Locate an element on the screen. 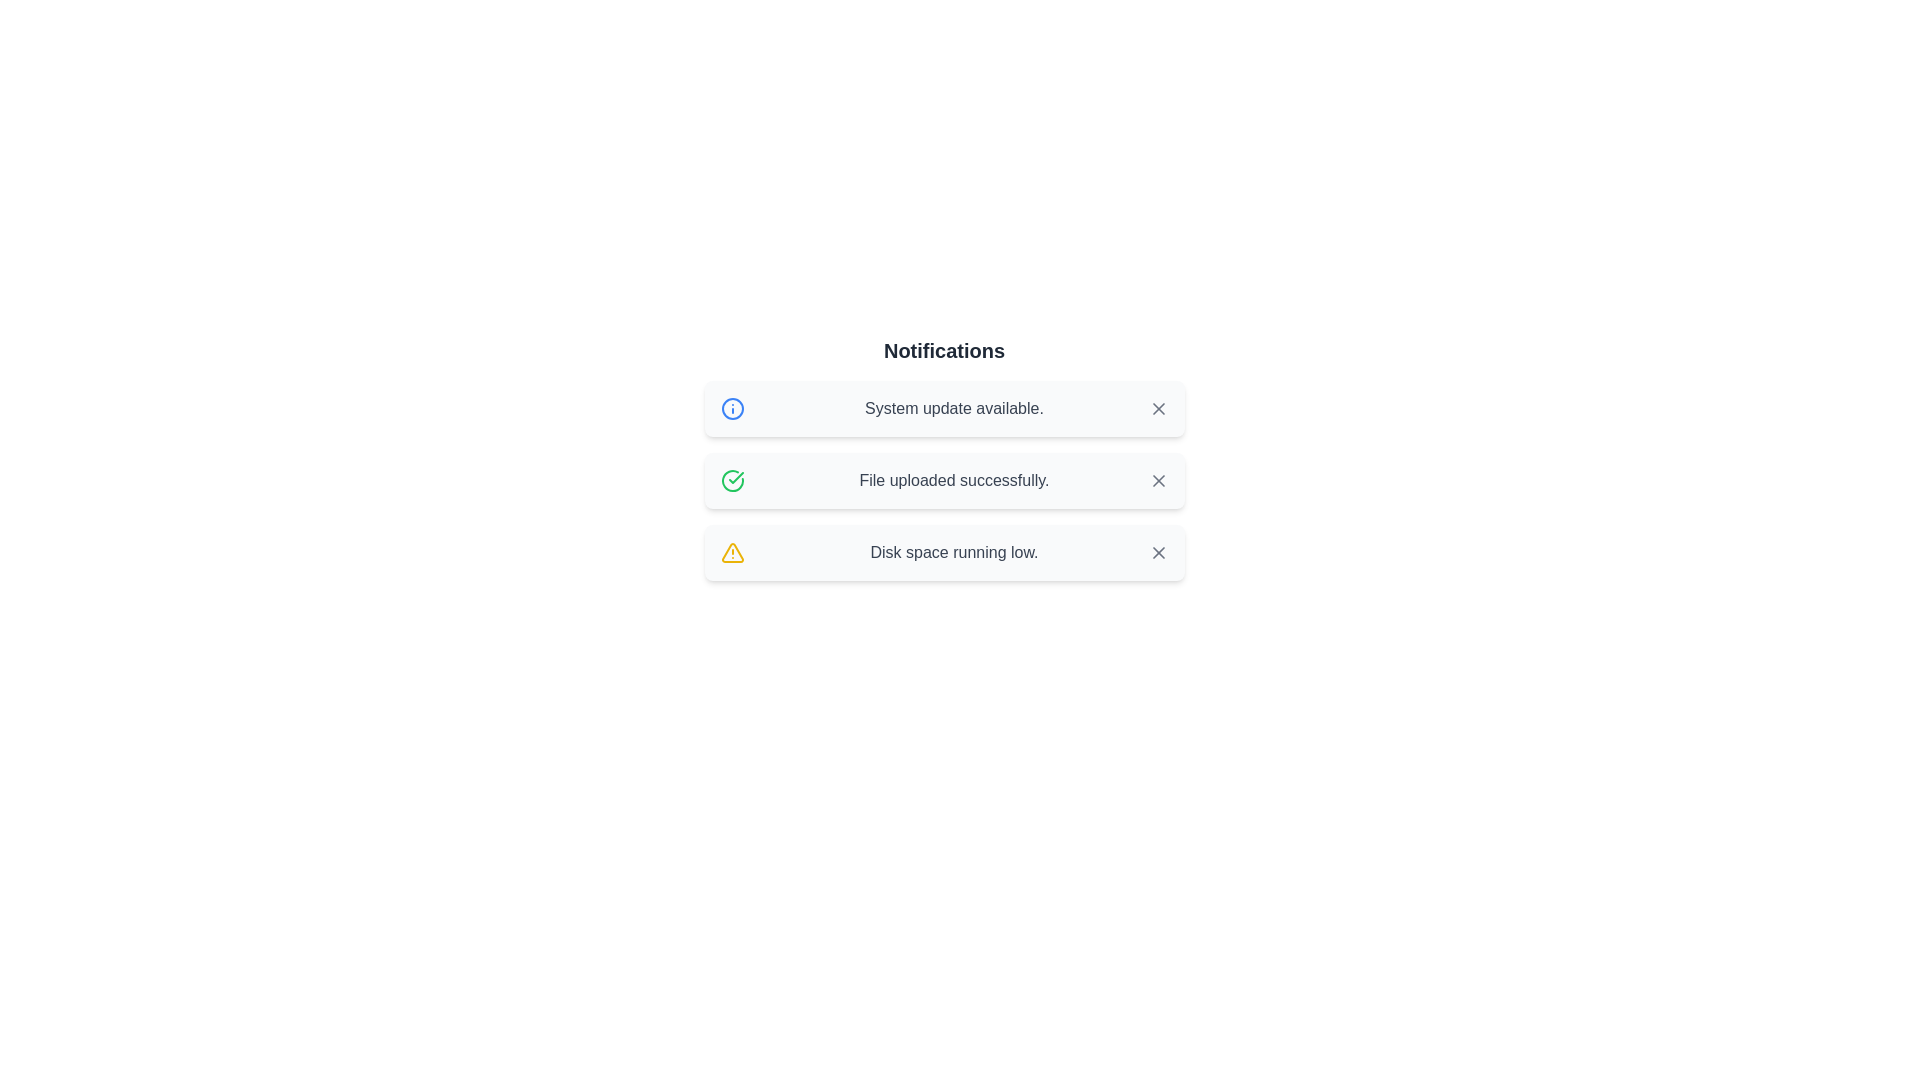  the topmost notification in the notifications list, which informs the user about an available system update is located at coordinates (943, 407).